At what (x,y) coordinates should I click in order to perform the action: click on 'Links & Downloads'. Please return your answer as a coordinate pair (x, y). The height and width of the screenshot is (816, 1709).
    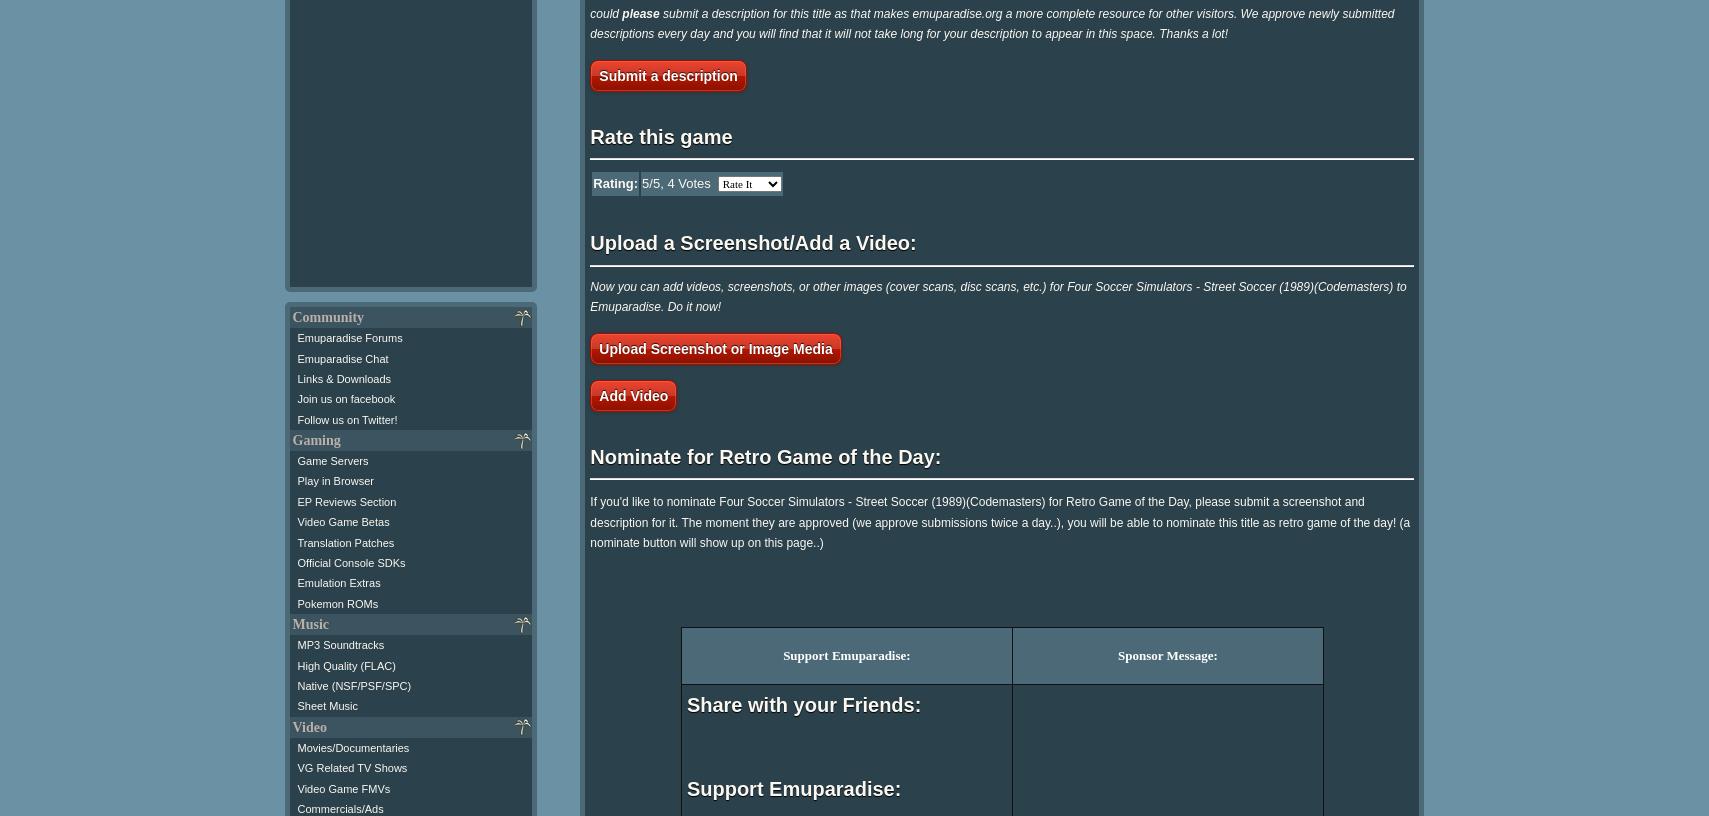
    Looking at the image, I should click on (343, 377).